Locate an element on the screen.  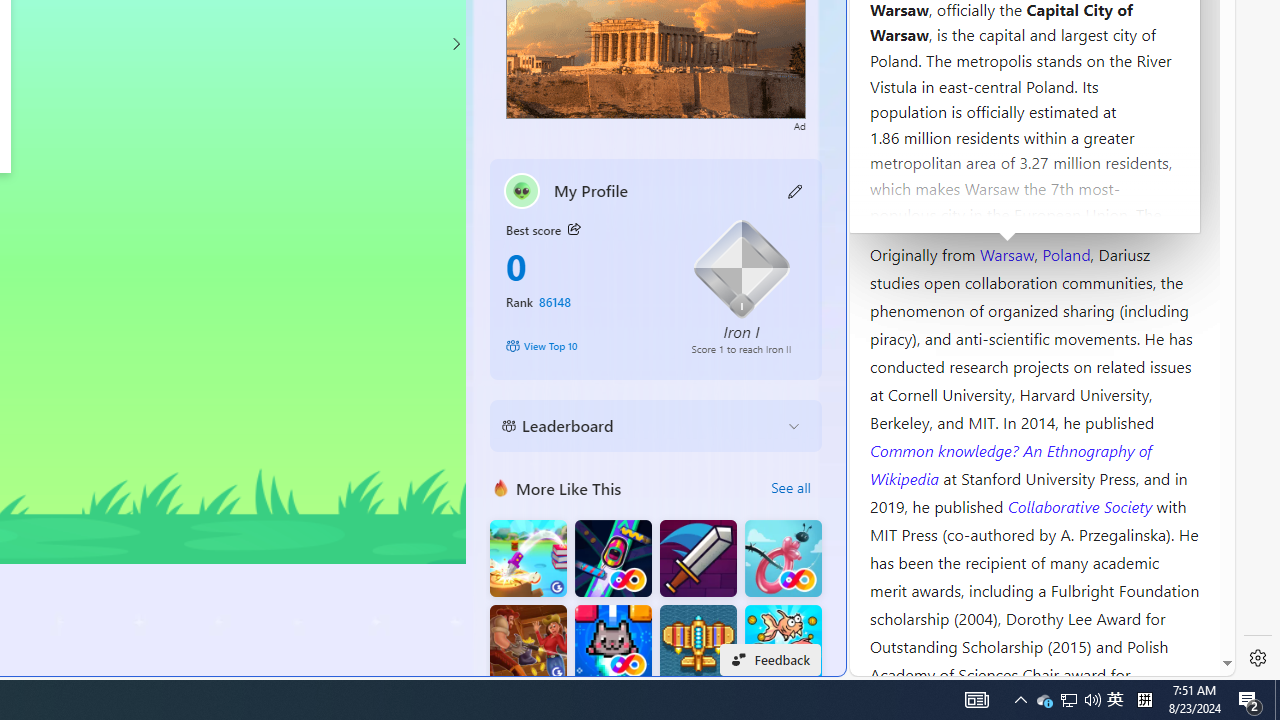
'Kitten Force FRVR' is located at coordinates (612, 643).